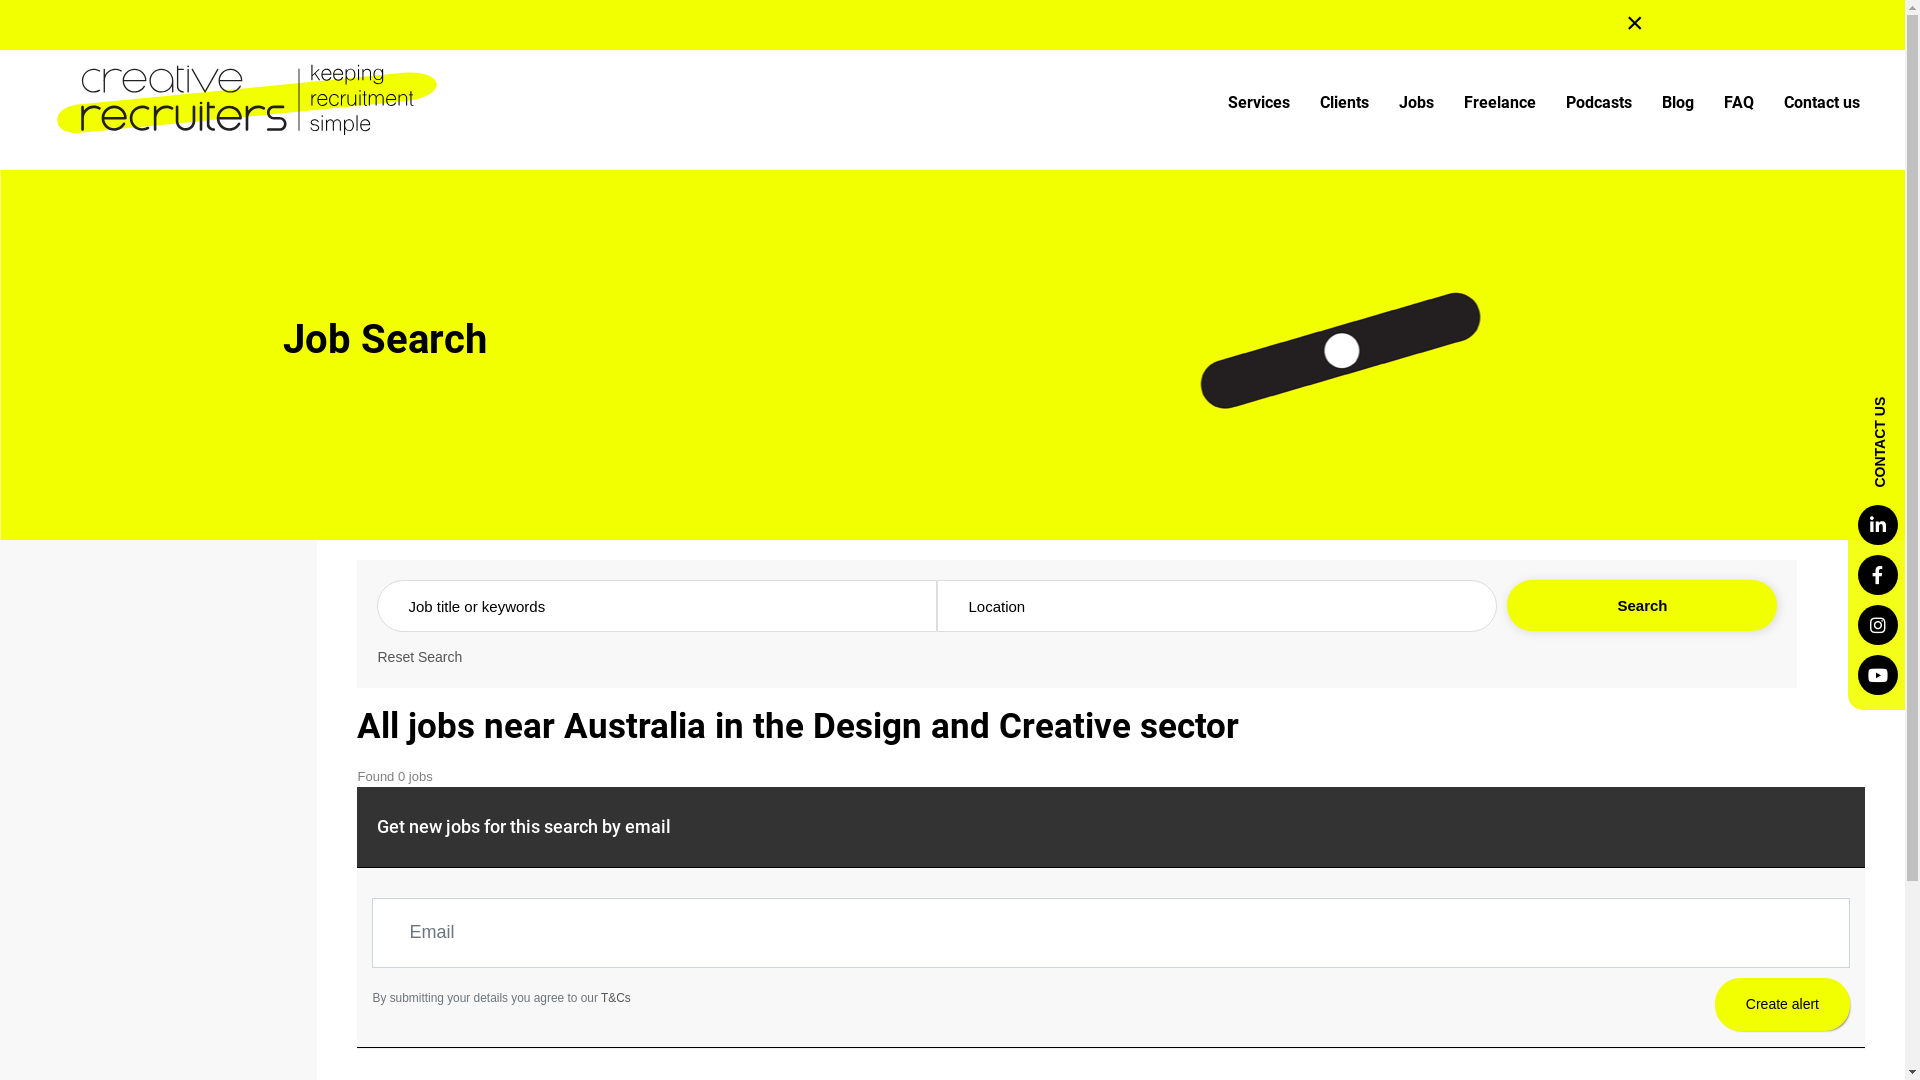  What do you see at coordinates (1597, 103) in the screenshot?
I see `'Podcasts'` at bounding box center [1597, 103].